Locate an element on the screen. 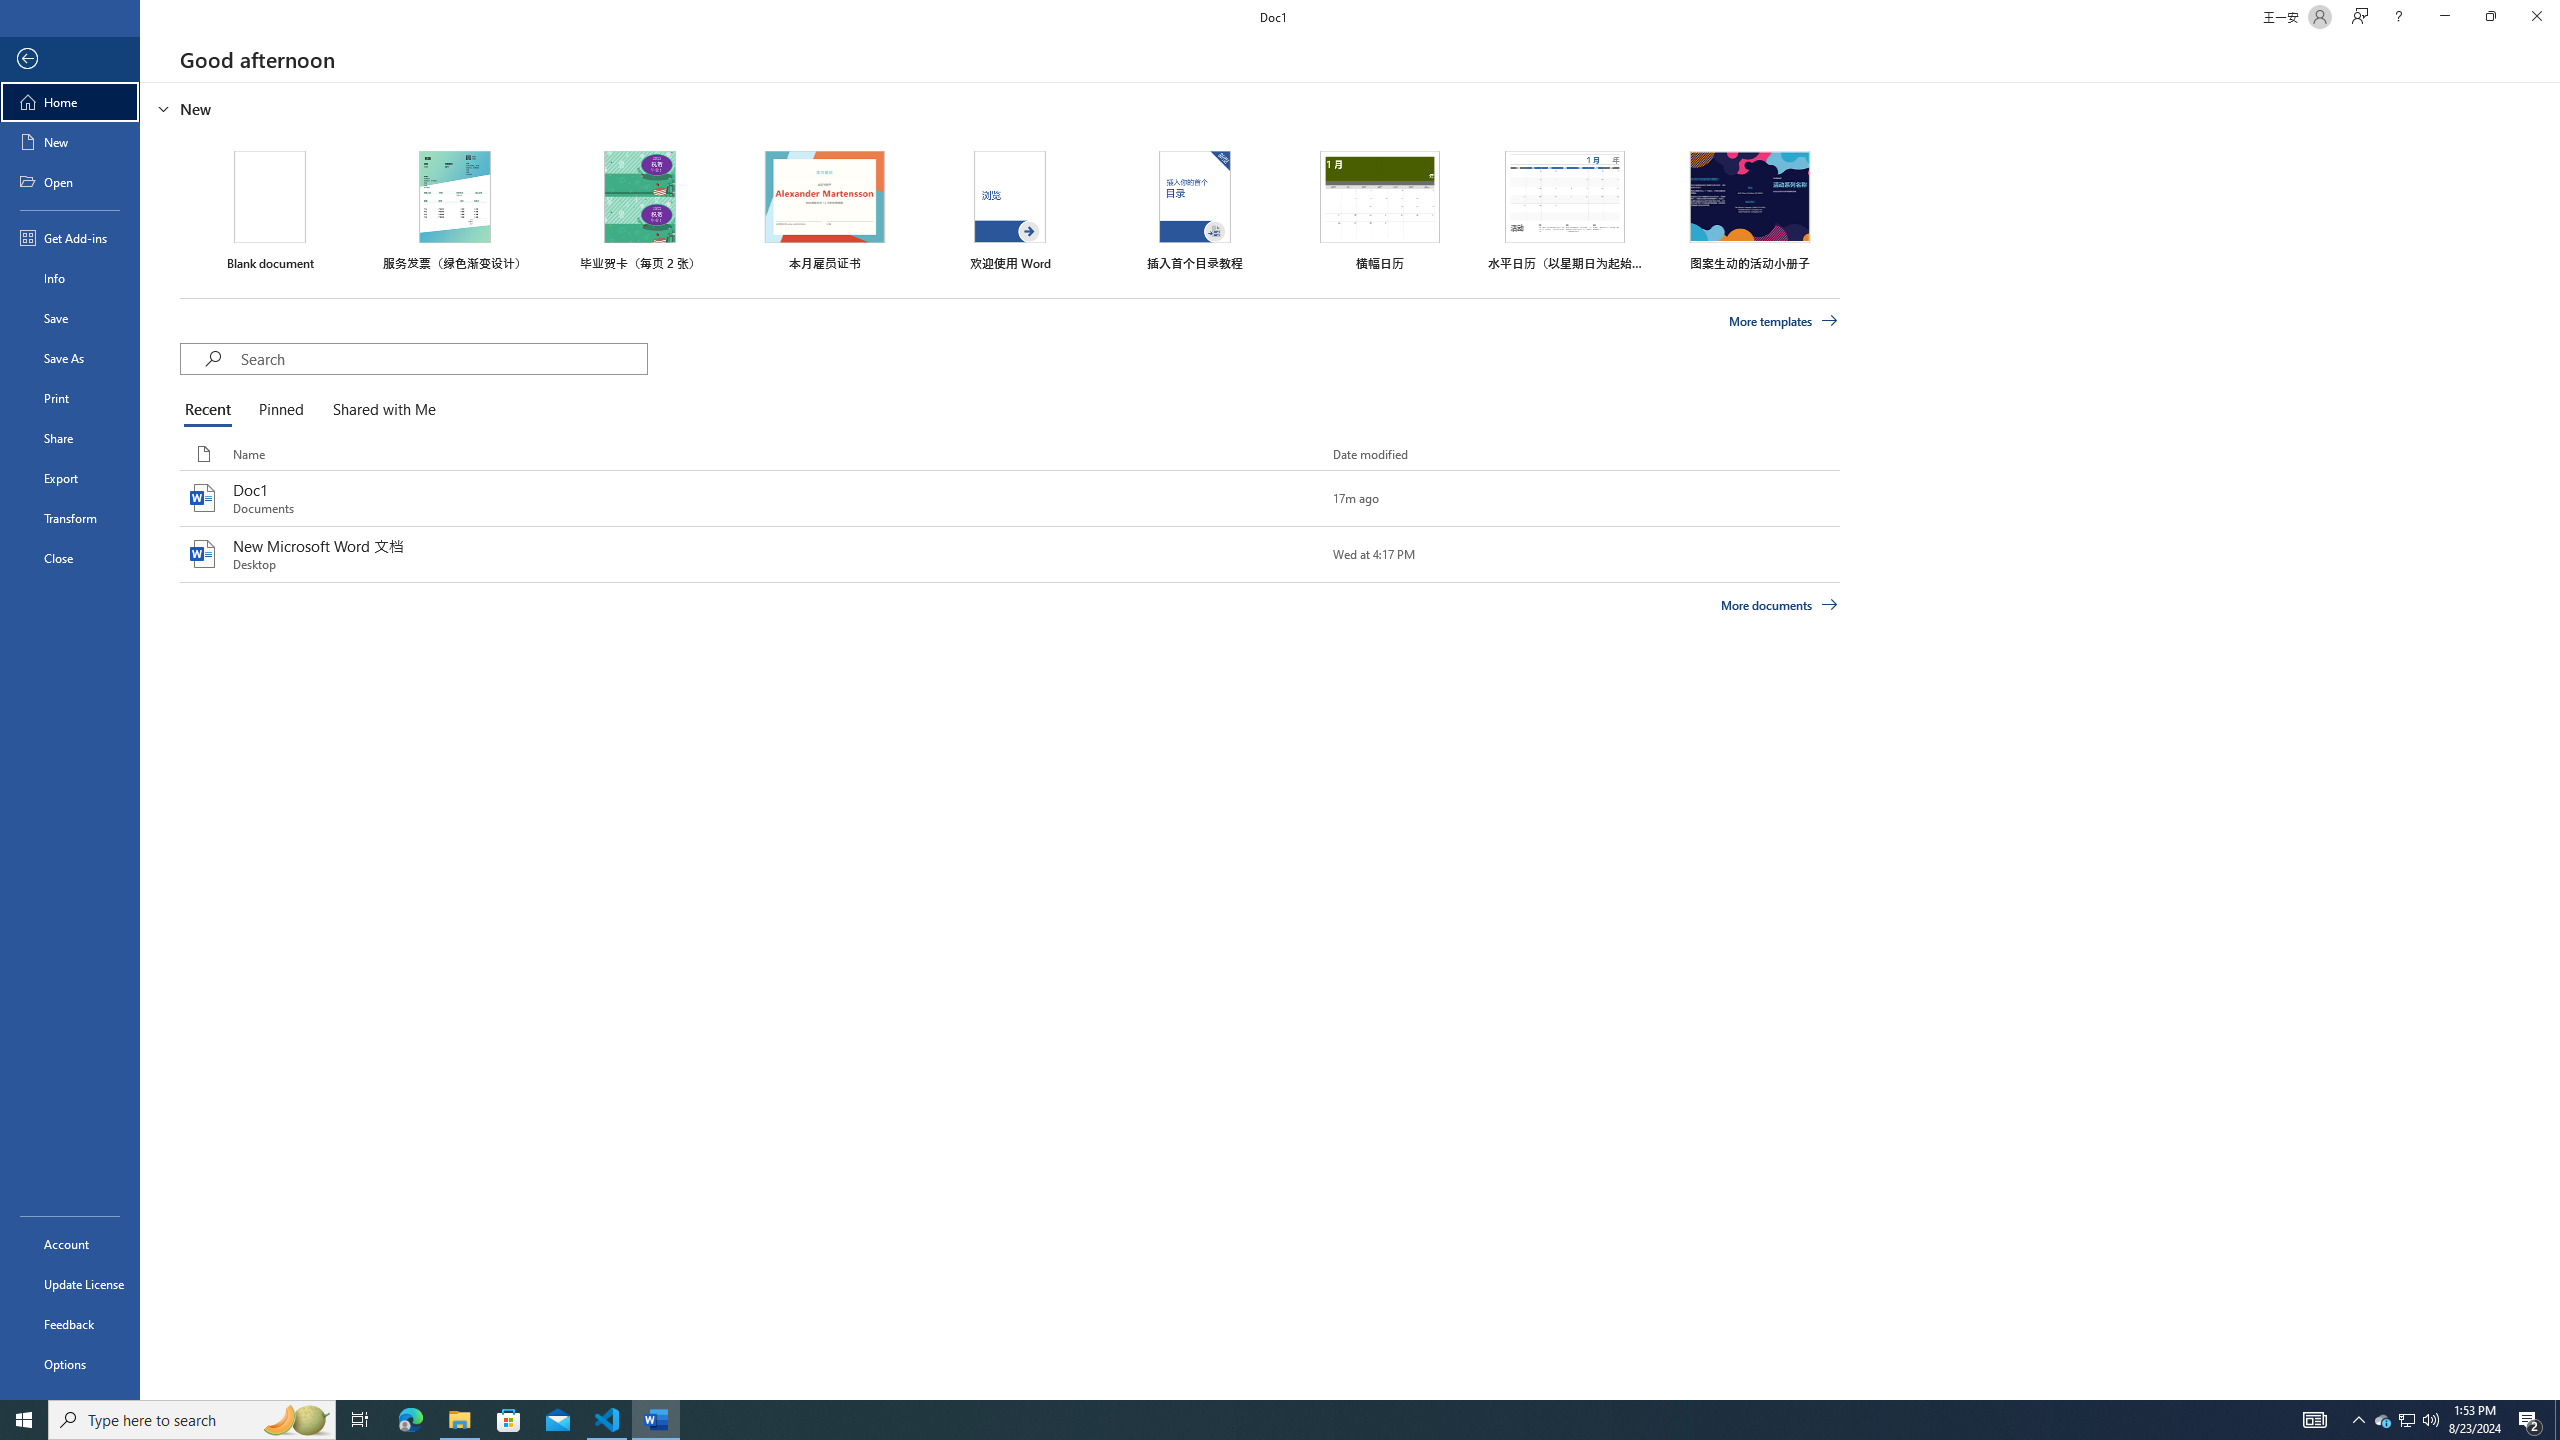 The image size is (2560, 1440). 'Options' is located at coordinates (69, 1363).